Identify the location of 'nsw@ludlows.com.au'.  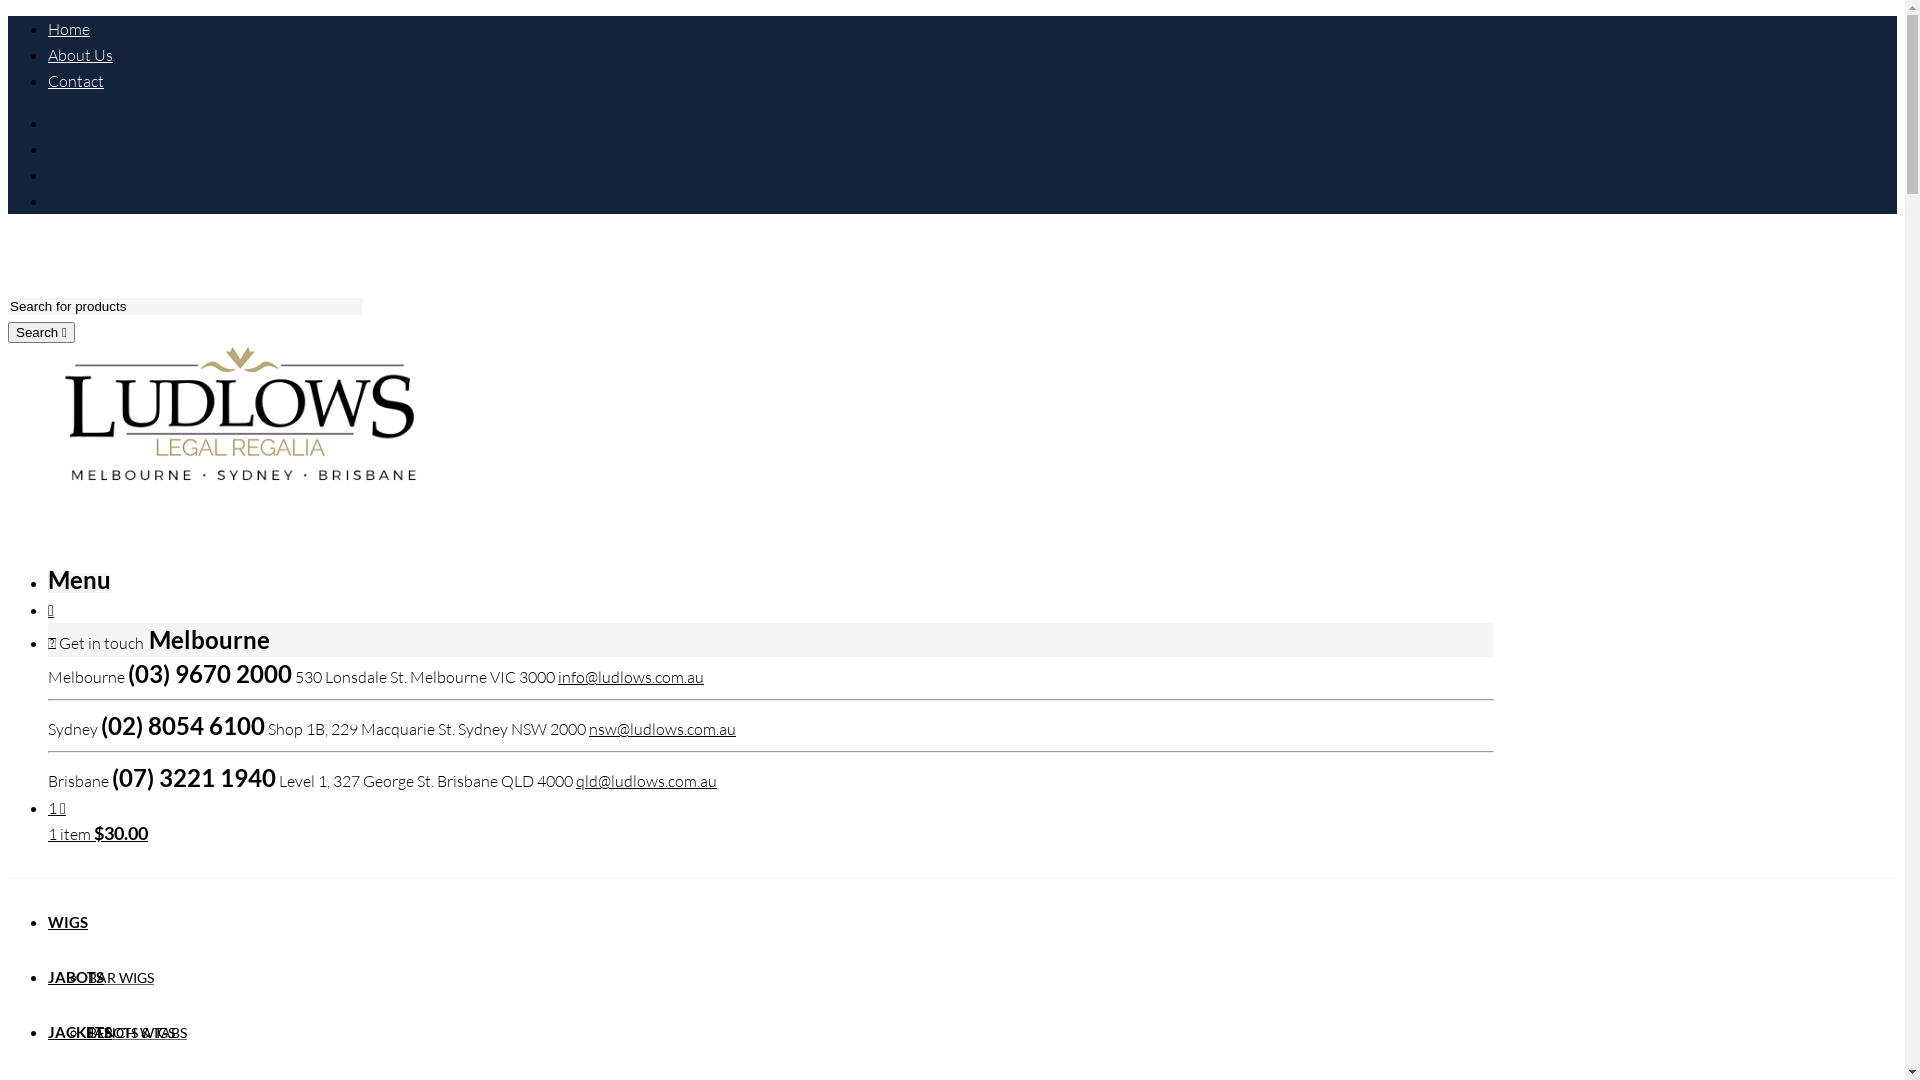
(588, 729).